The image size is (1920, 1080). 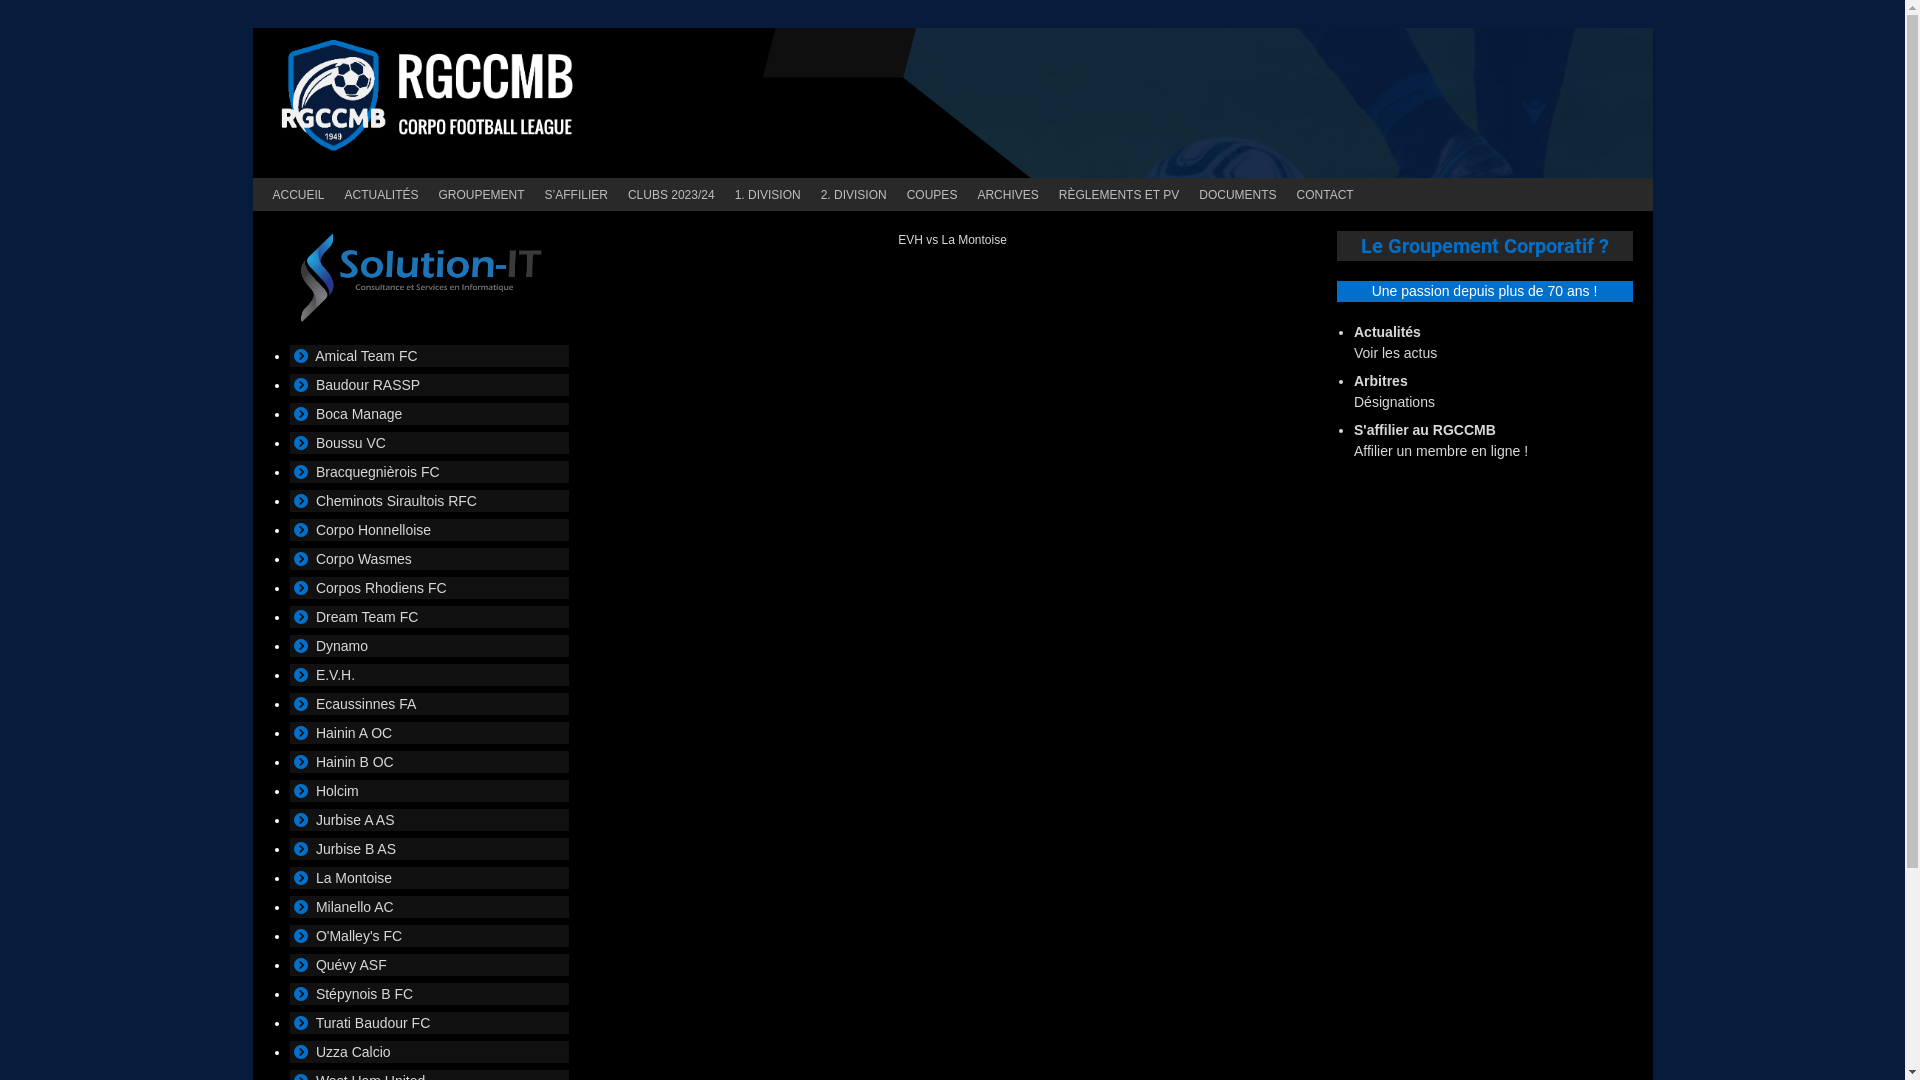 I want to click on 'GROUPEMENT', so click(x=481, y=194).